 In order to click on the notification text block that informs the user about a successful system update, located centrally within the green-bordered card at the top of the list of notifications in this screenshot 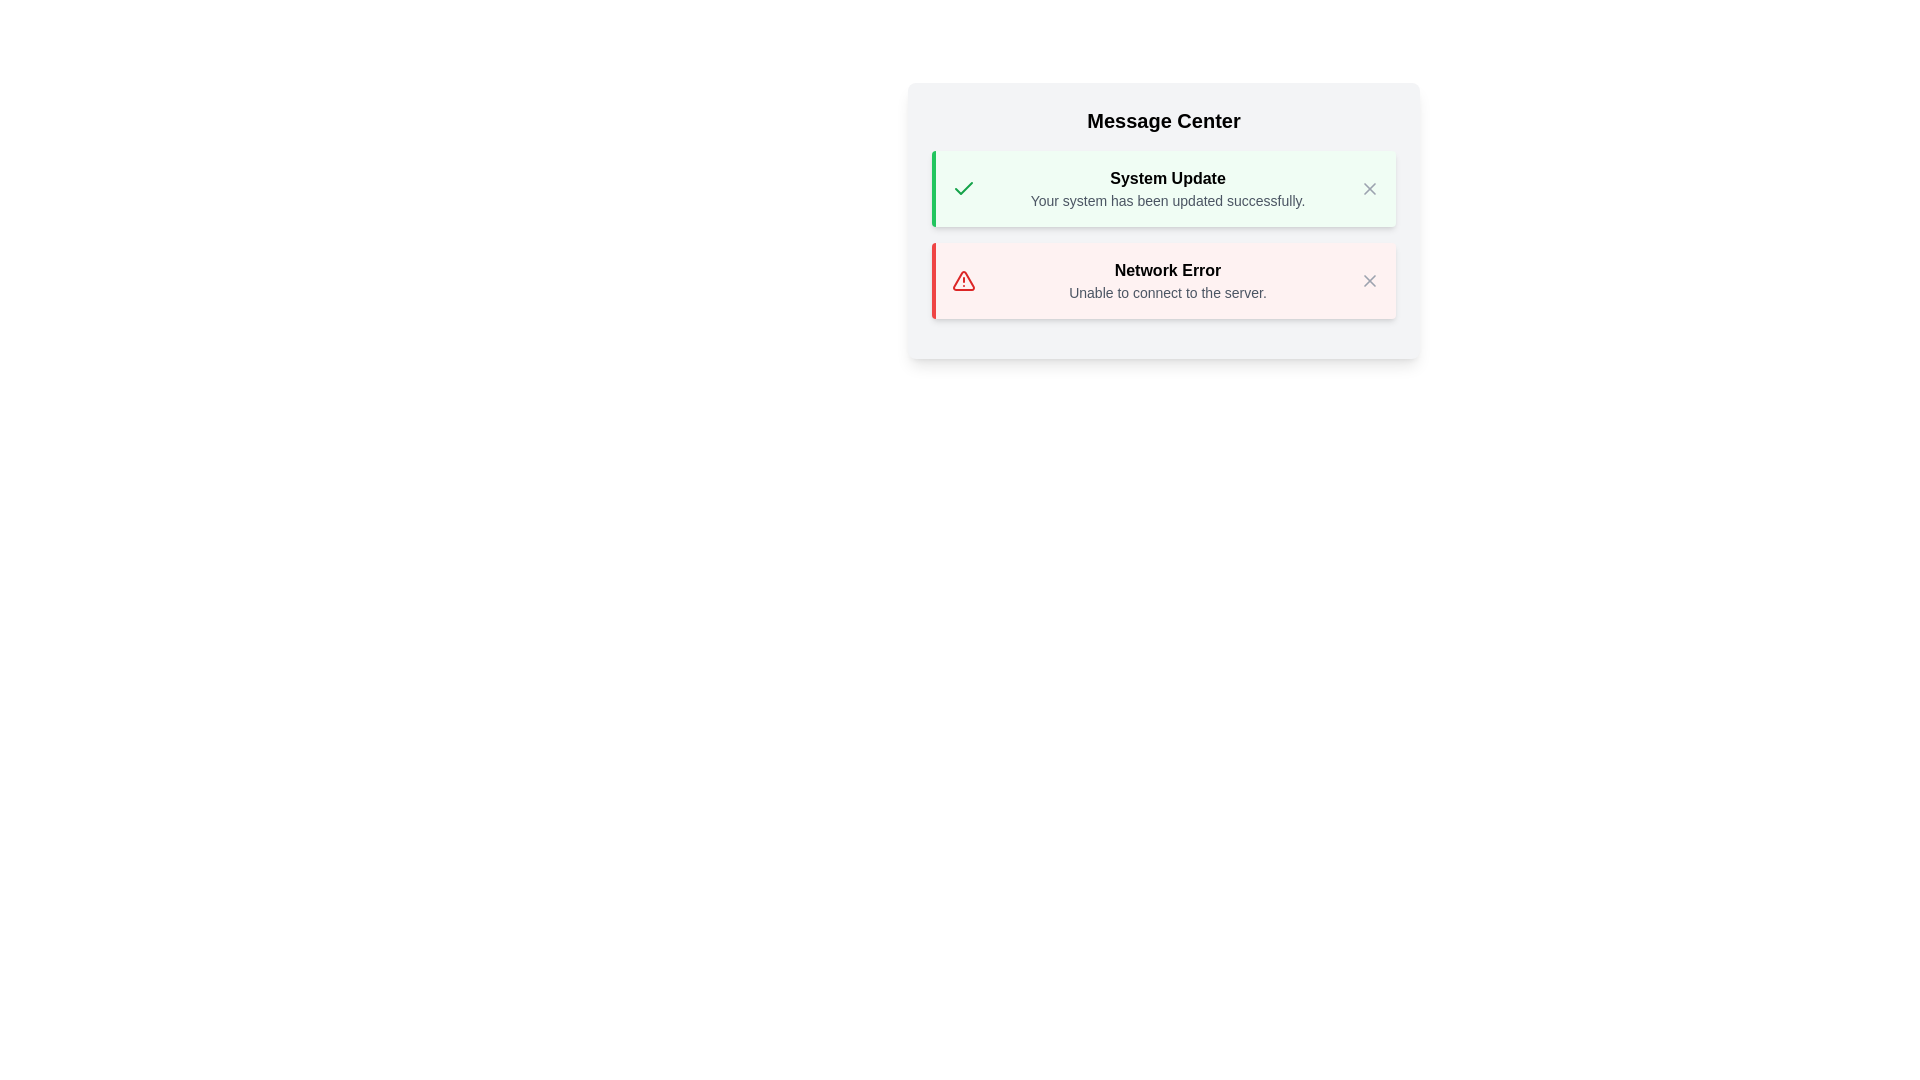, I will do `click(1167, 189)`.